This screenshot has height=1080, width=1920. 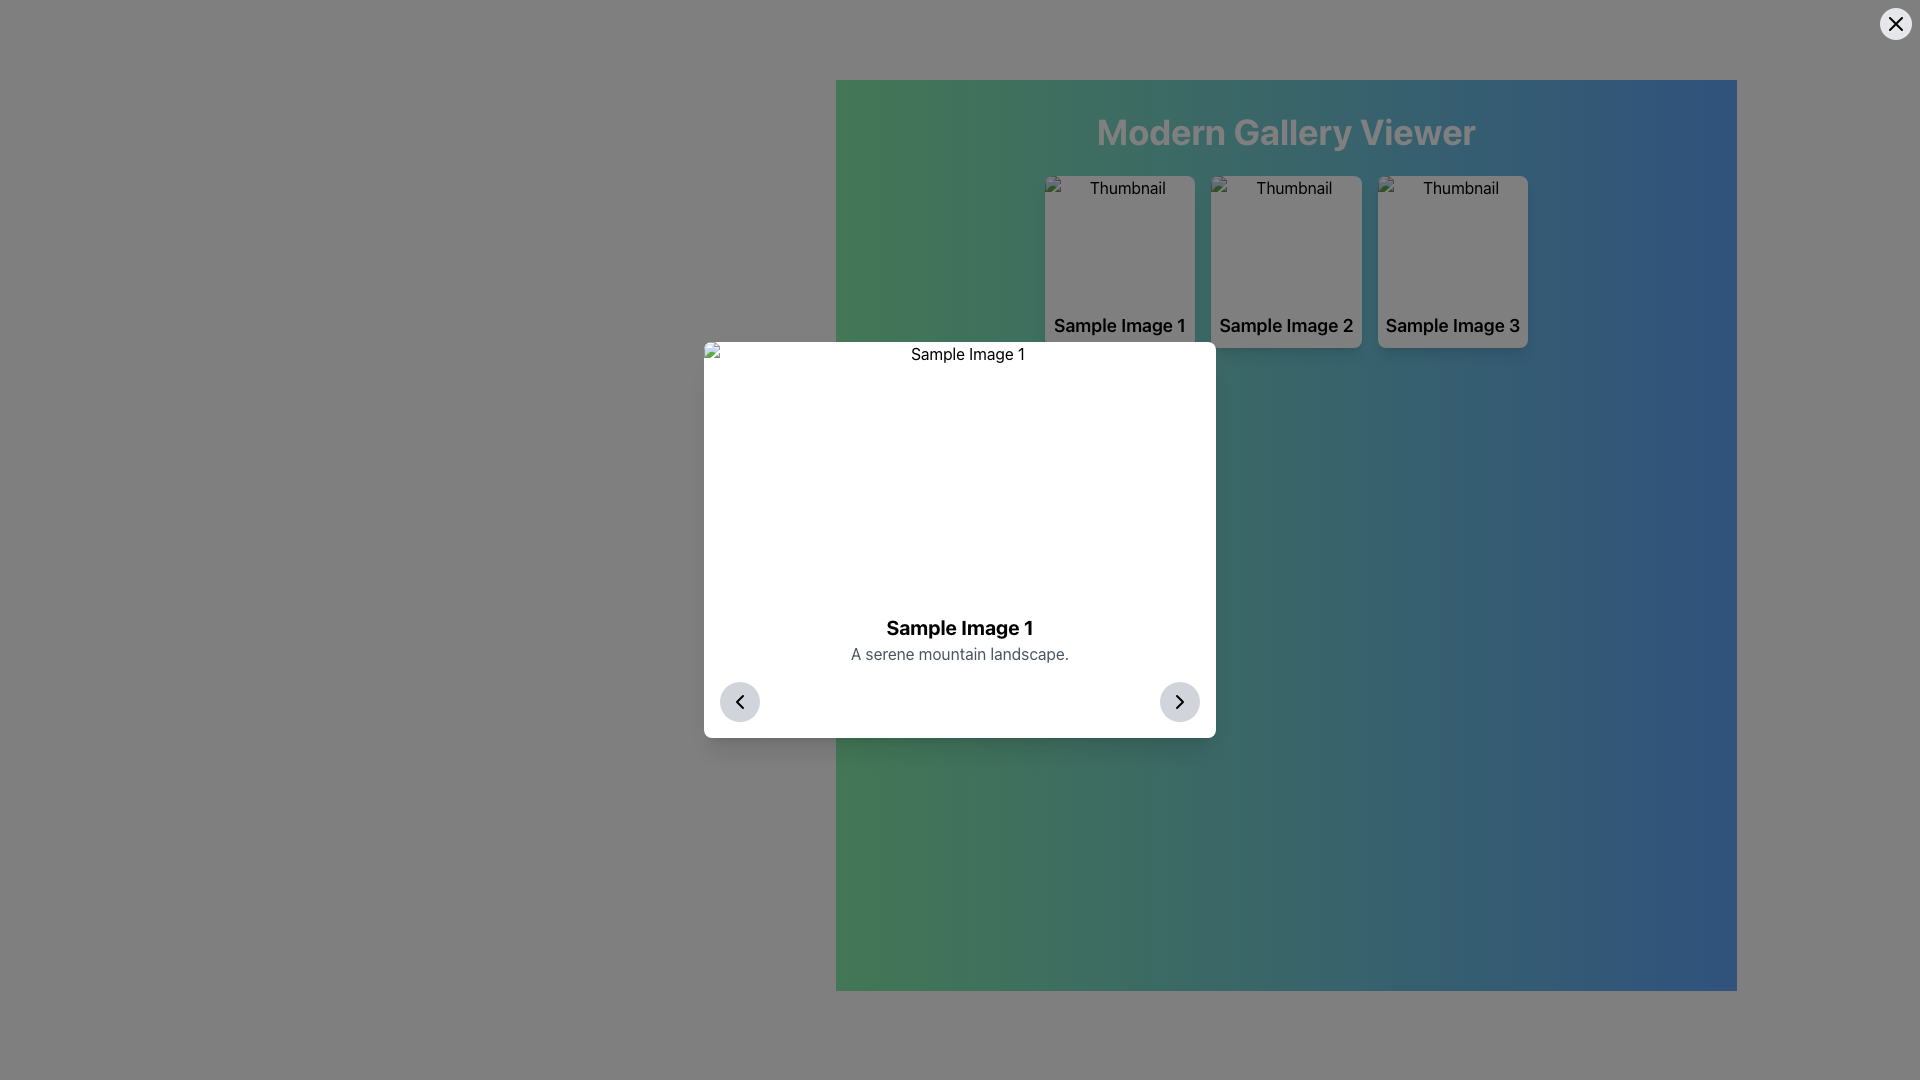 I want to click on the circular arrow buttons on the navigation bar, so click(x=960, y=701).